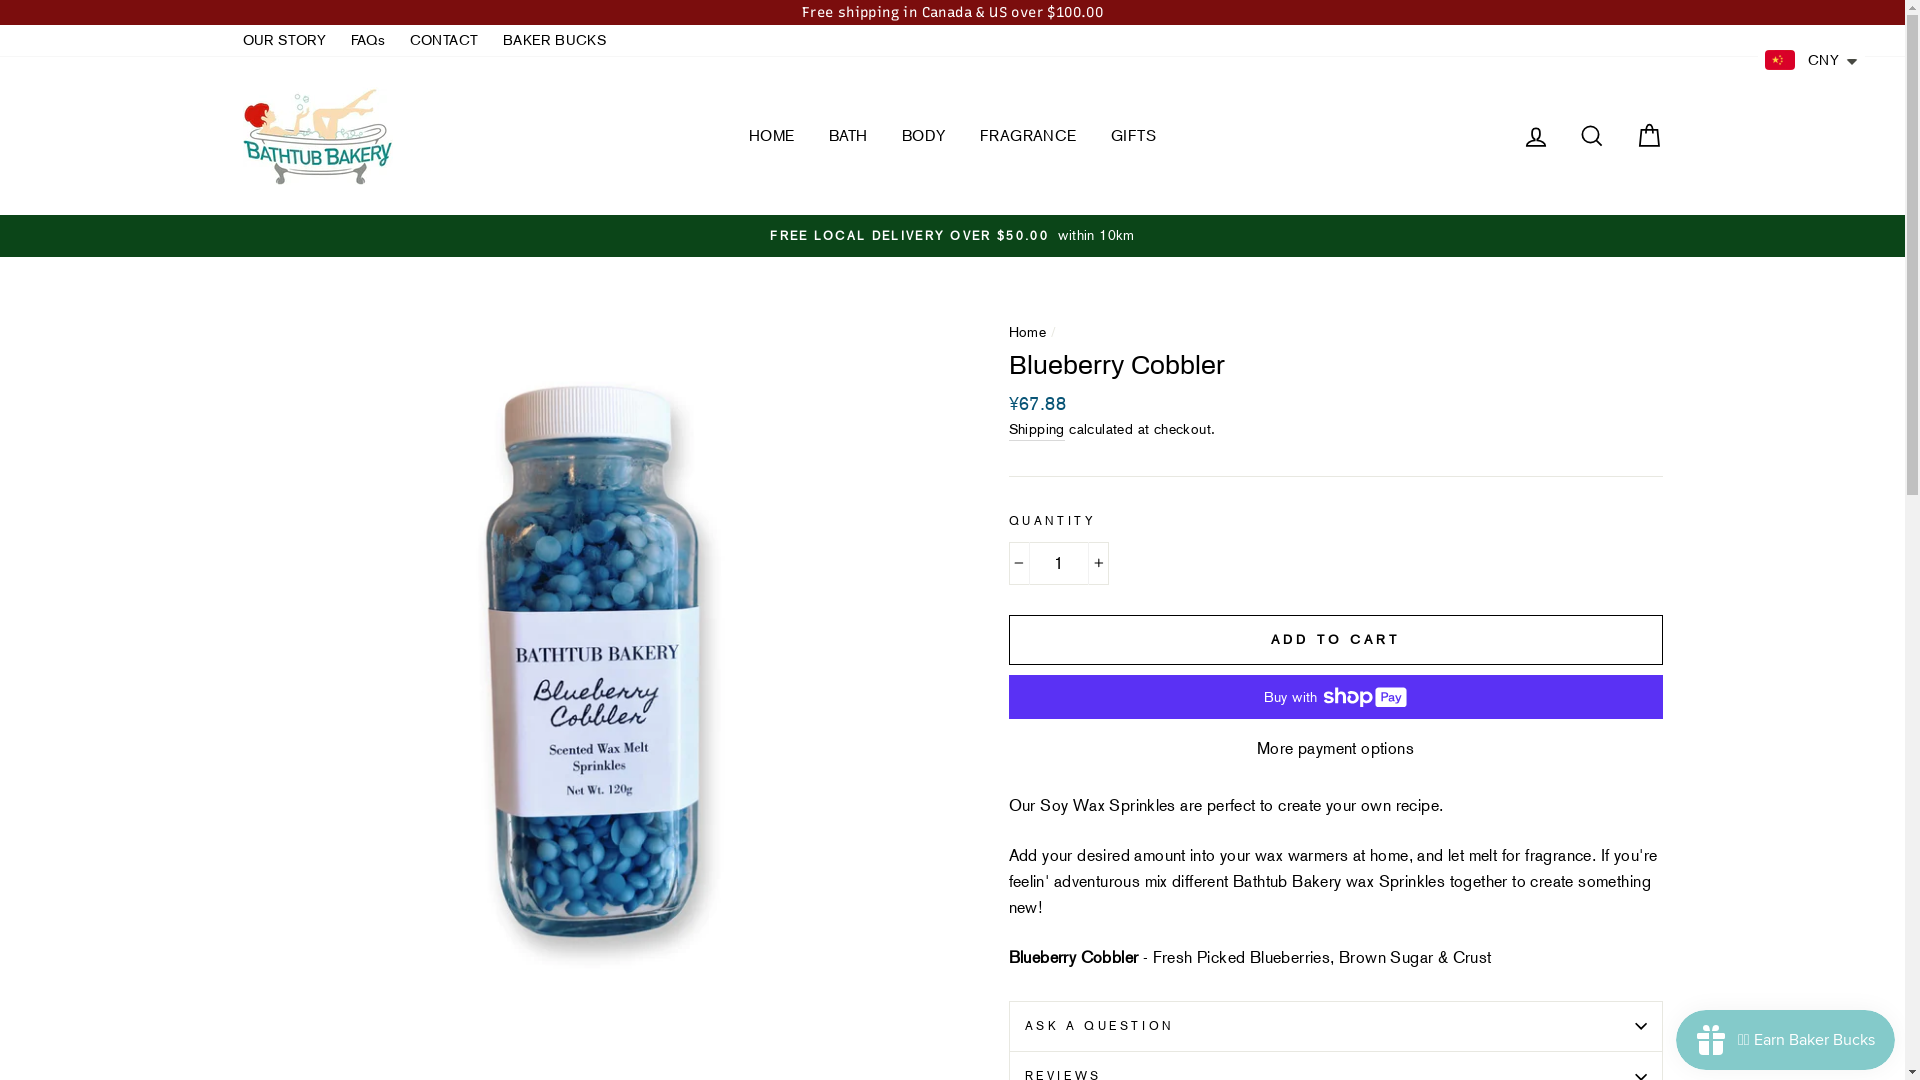 The image size is (1920, 1080). I want to click on 'Home', so click(1027, 330).